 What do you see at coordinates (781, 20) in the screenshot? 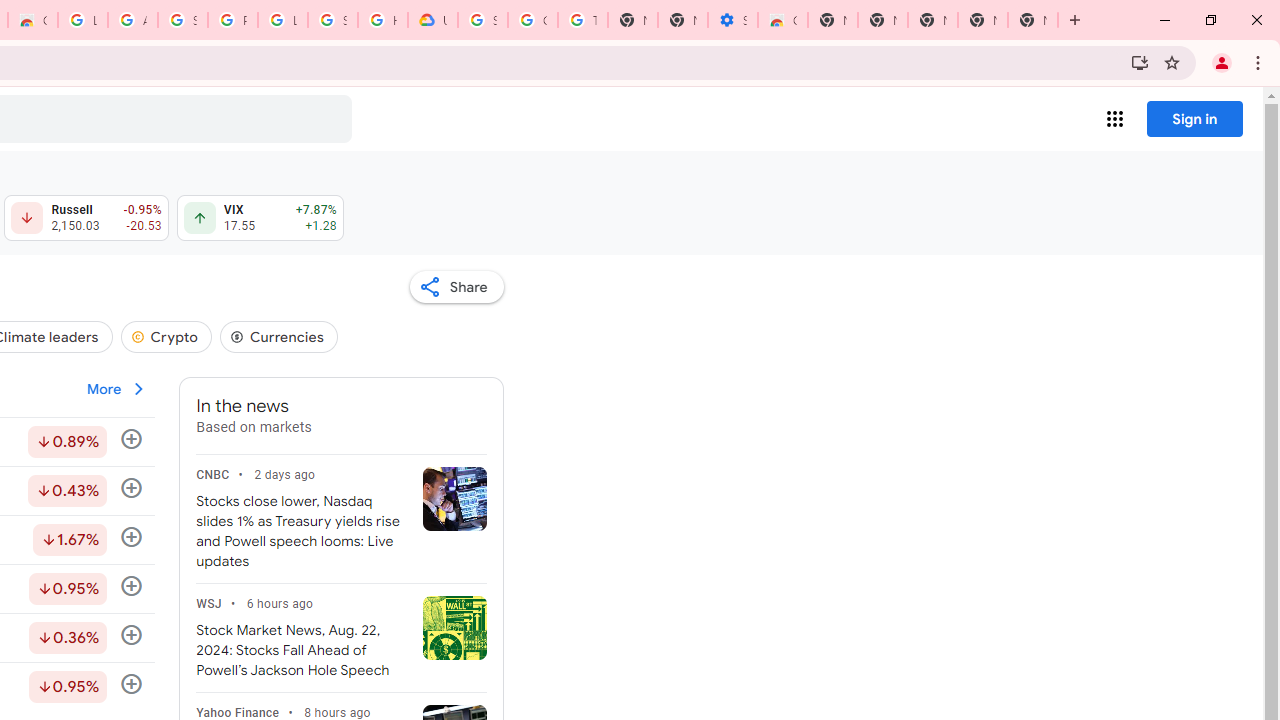
I see `'Chrome Web Store - Accessibility extensions'` at bounding box center [781, 20].